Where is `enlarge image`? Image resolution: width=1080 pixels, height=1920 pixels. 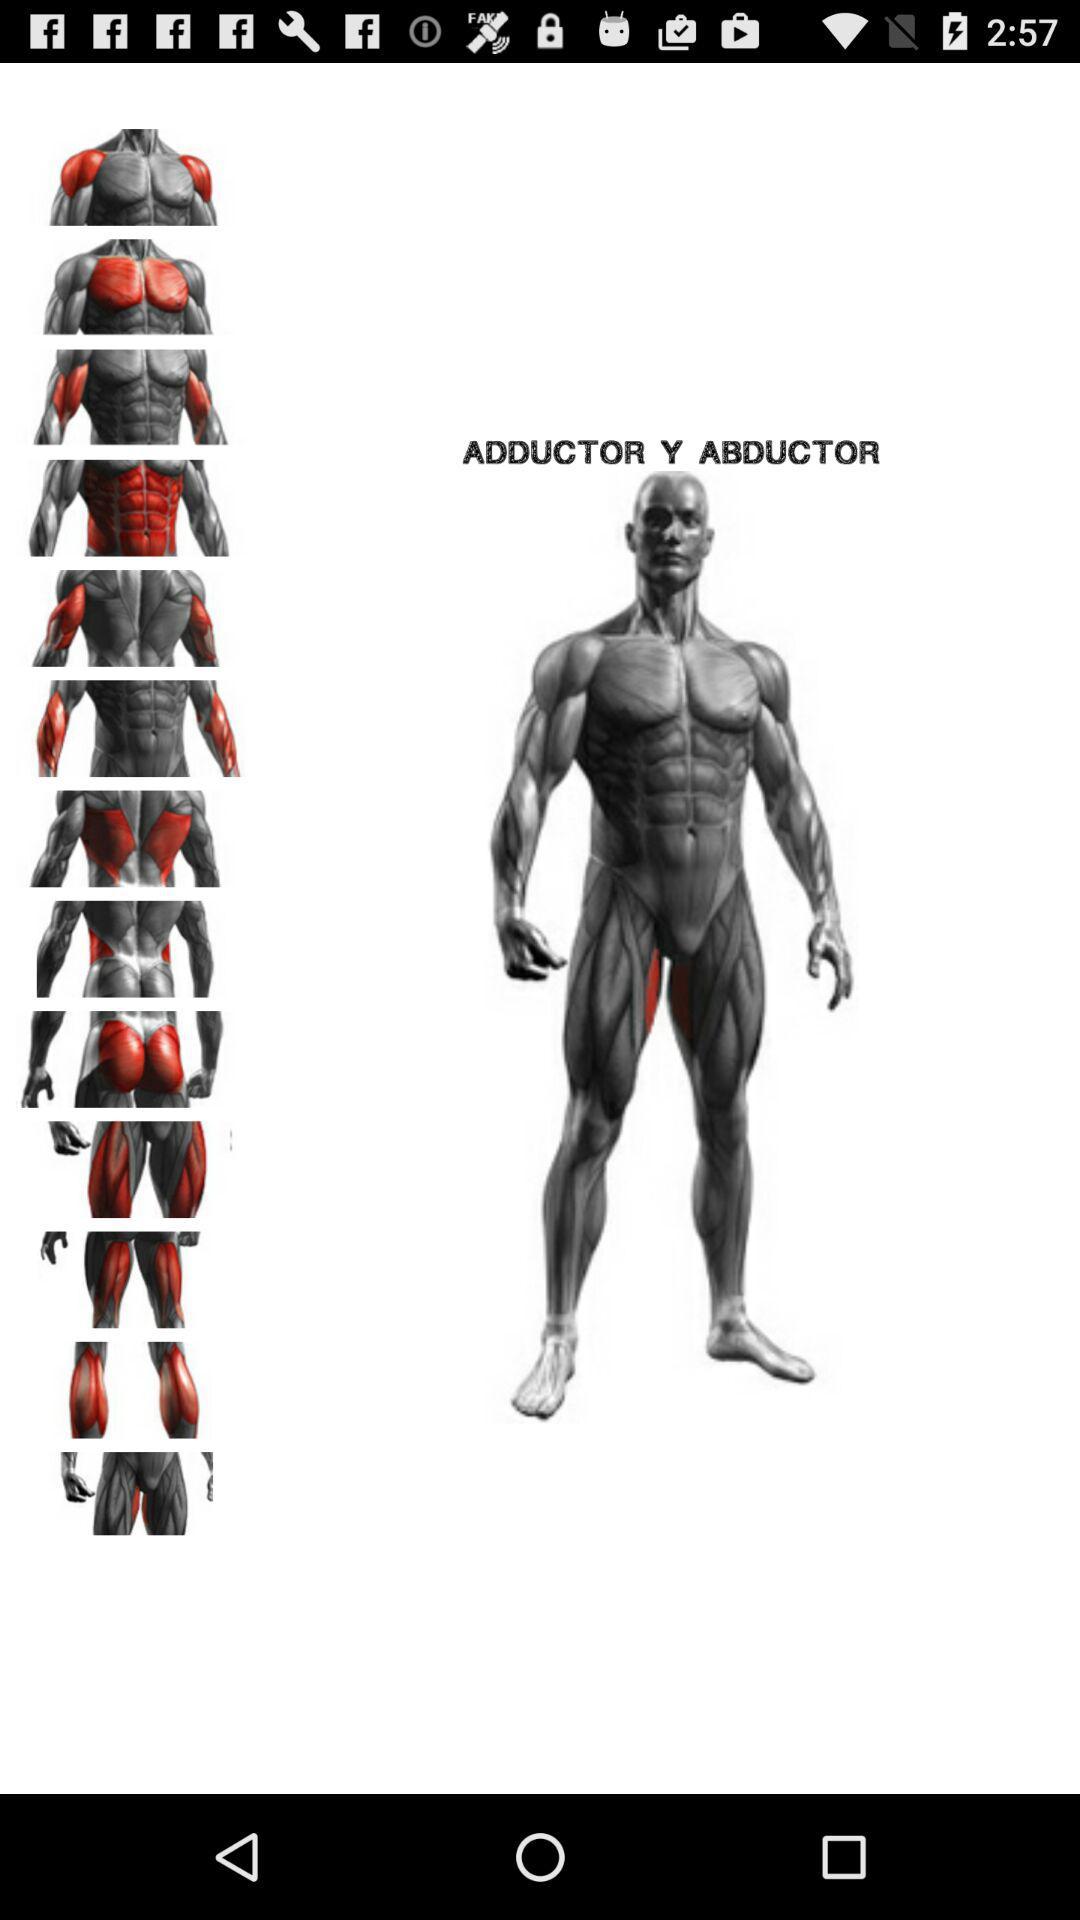
enlarge image is located at coordinates (131, 391).